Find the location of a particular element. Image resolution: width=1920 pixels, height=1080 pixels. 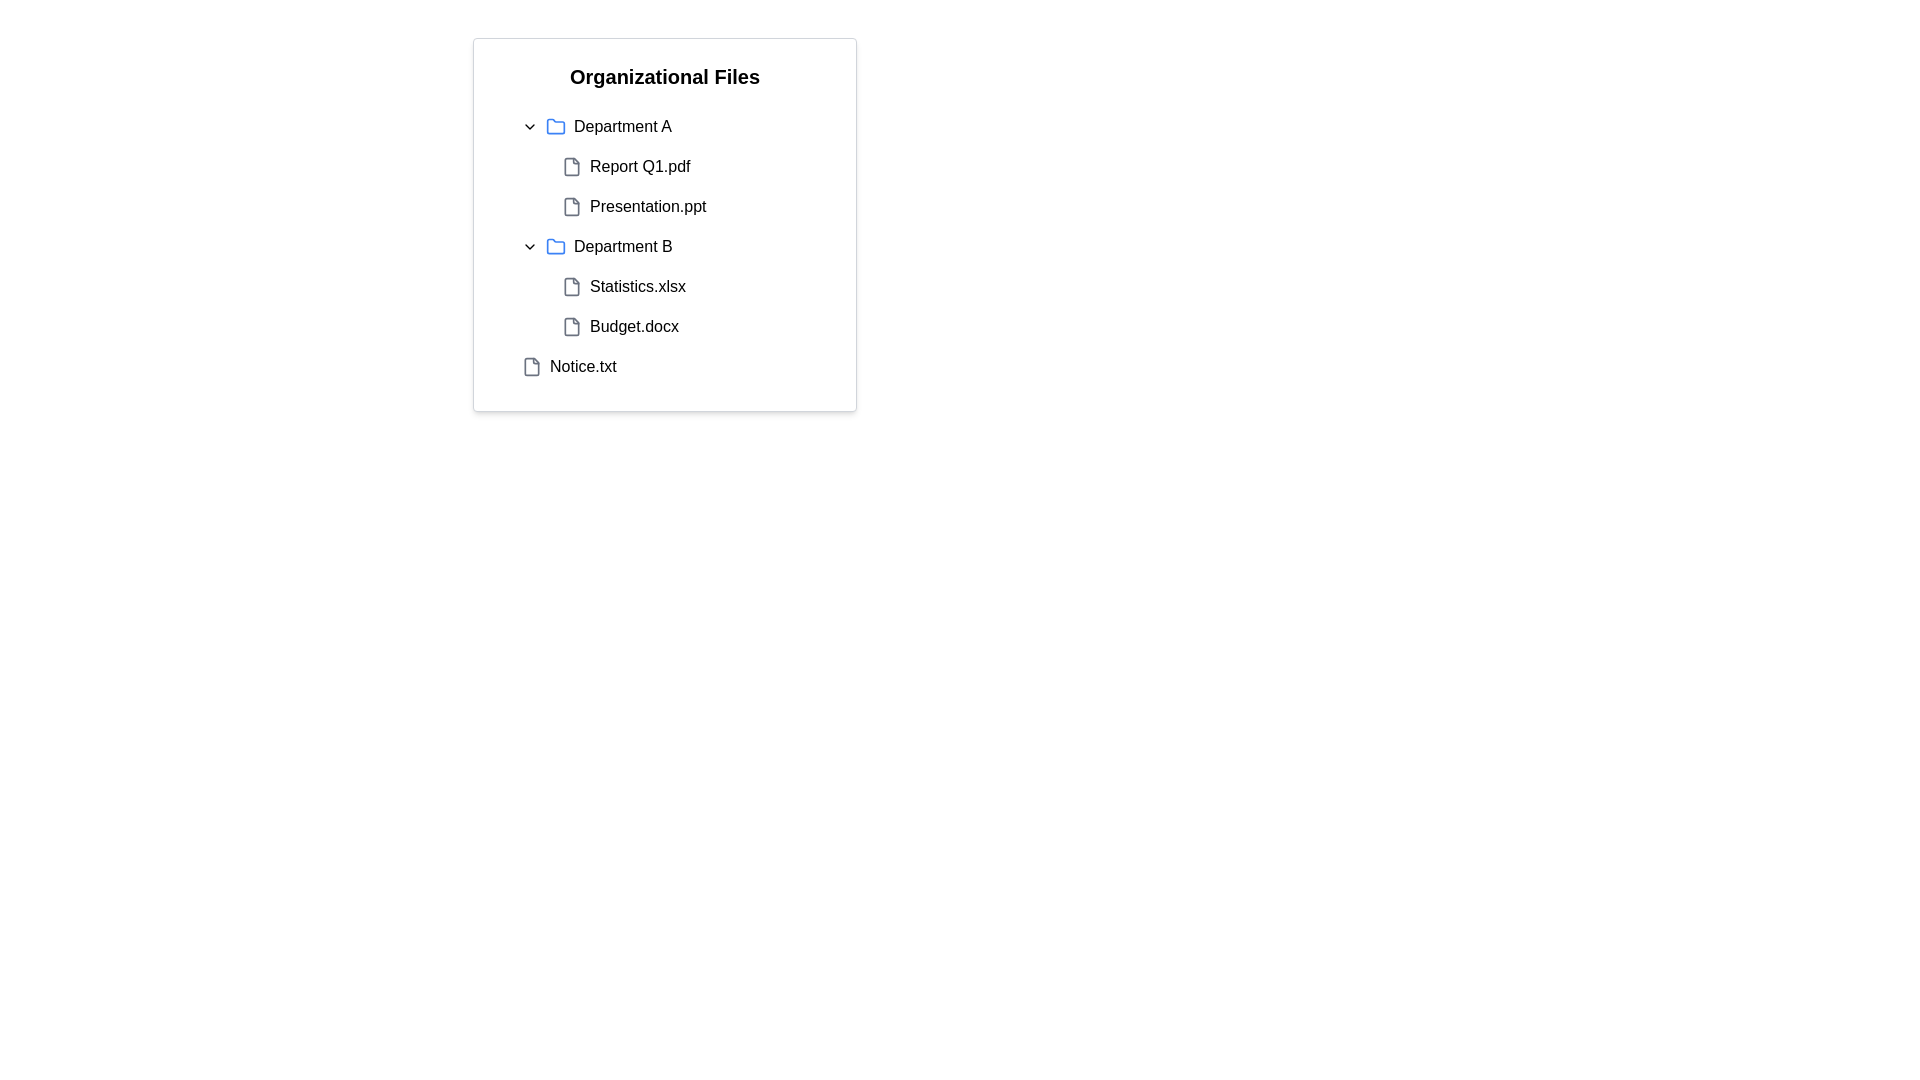

the interactive list item labeled 'Report Q1.pdf' located in the 'Department A' section is located at coordinates (685, 165).